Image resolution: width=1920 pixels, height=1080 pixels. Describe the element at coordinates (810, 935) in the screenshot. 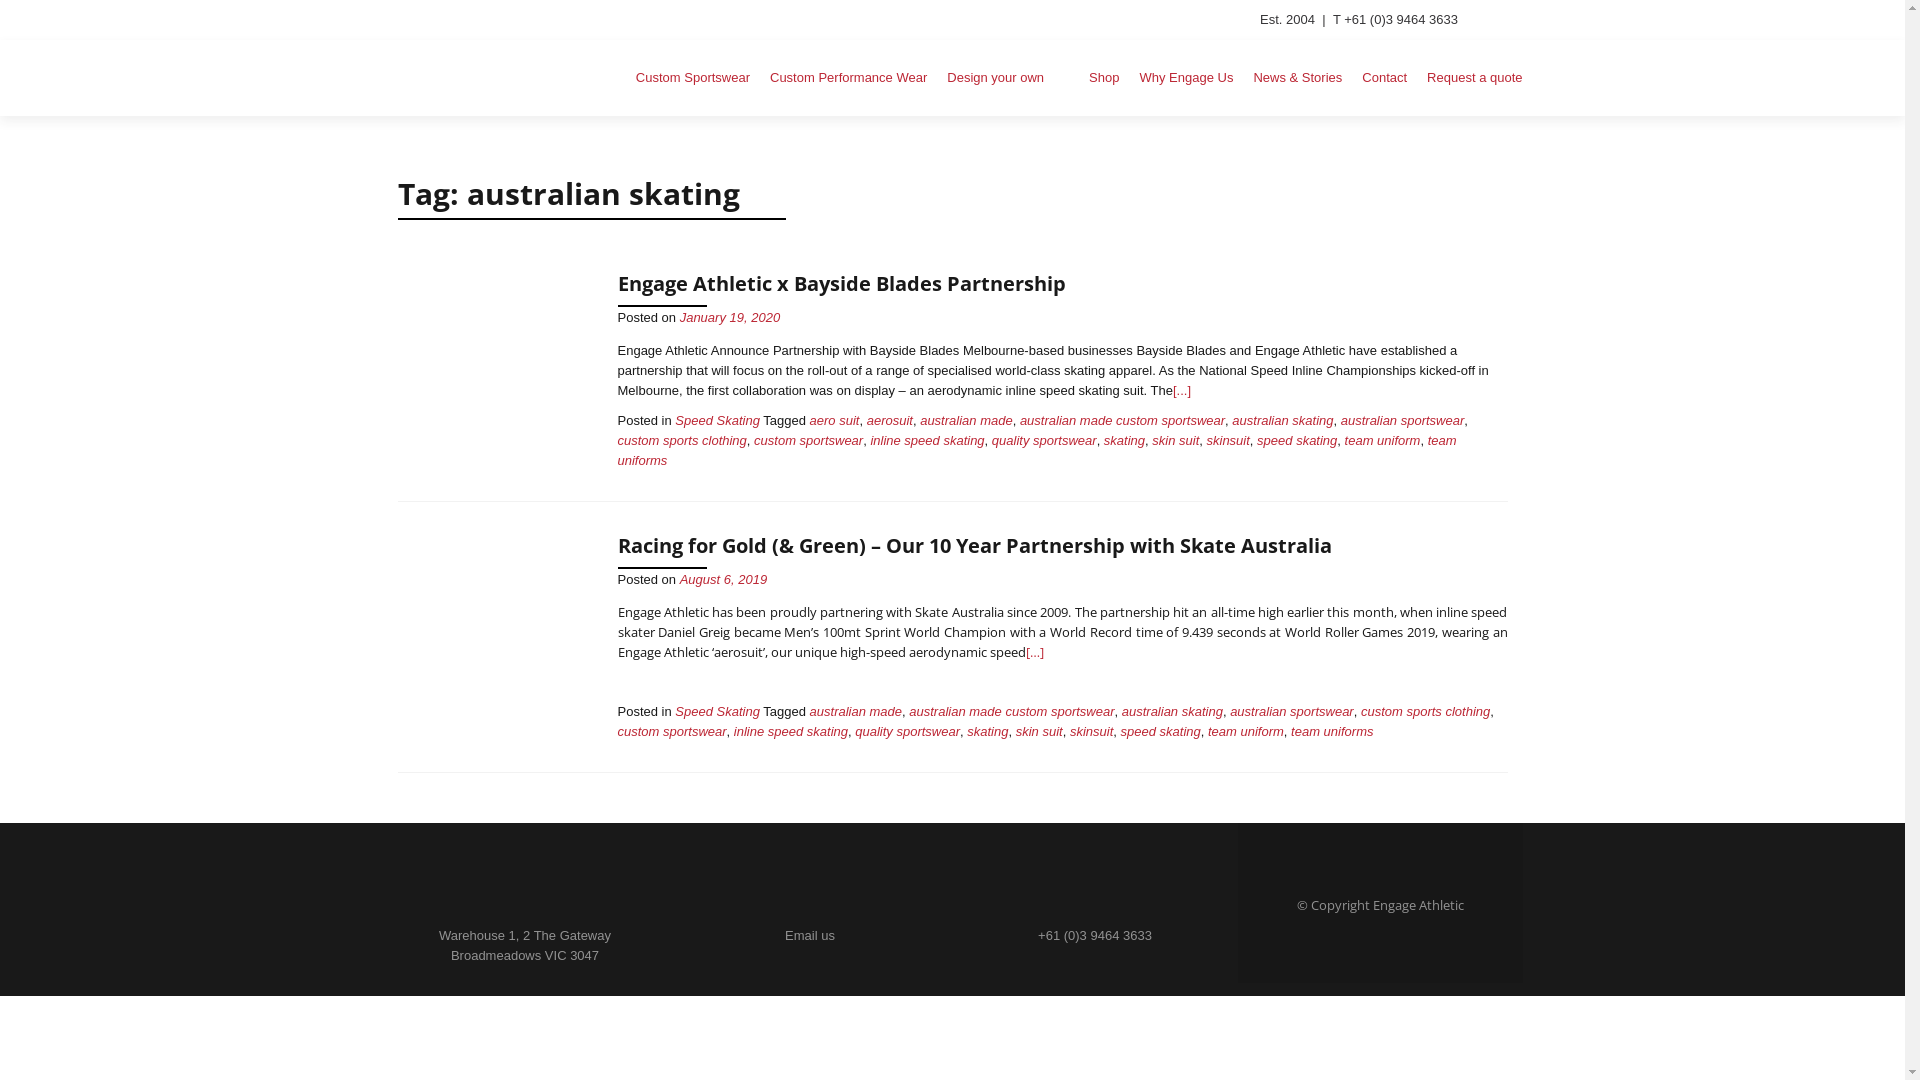

I see `'Email us'` at that location.